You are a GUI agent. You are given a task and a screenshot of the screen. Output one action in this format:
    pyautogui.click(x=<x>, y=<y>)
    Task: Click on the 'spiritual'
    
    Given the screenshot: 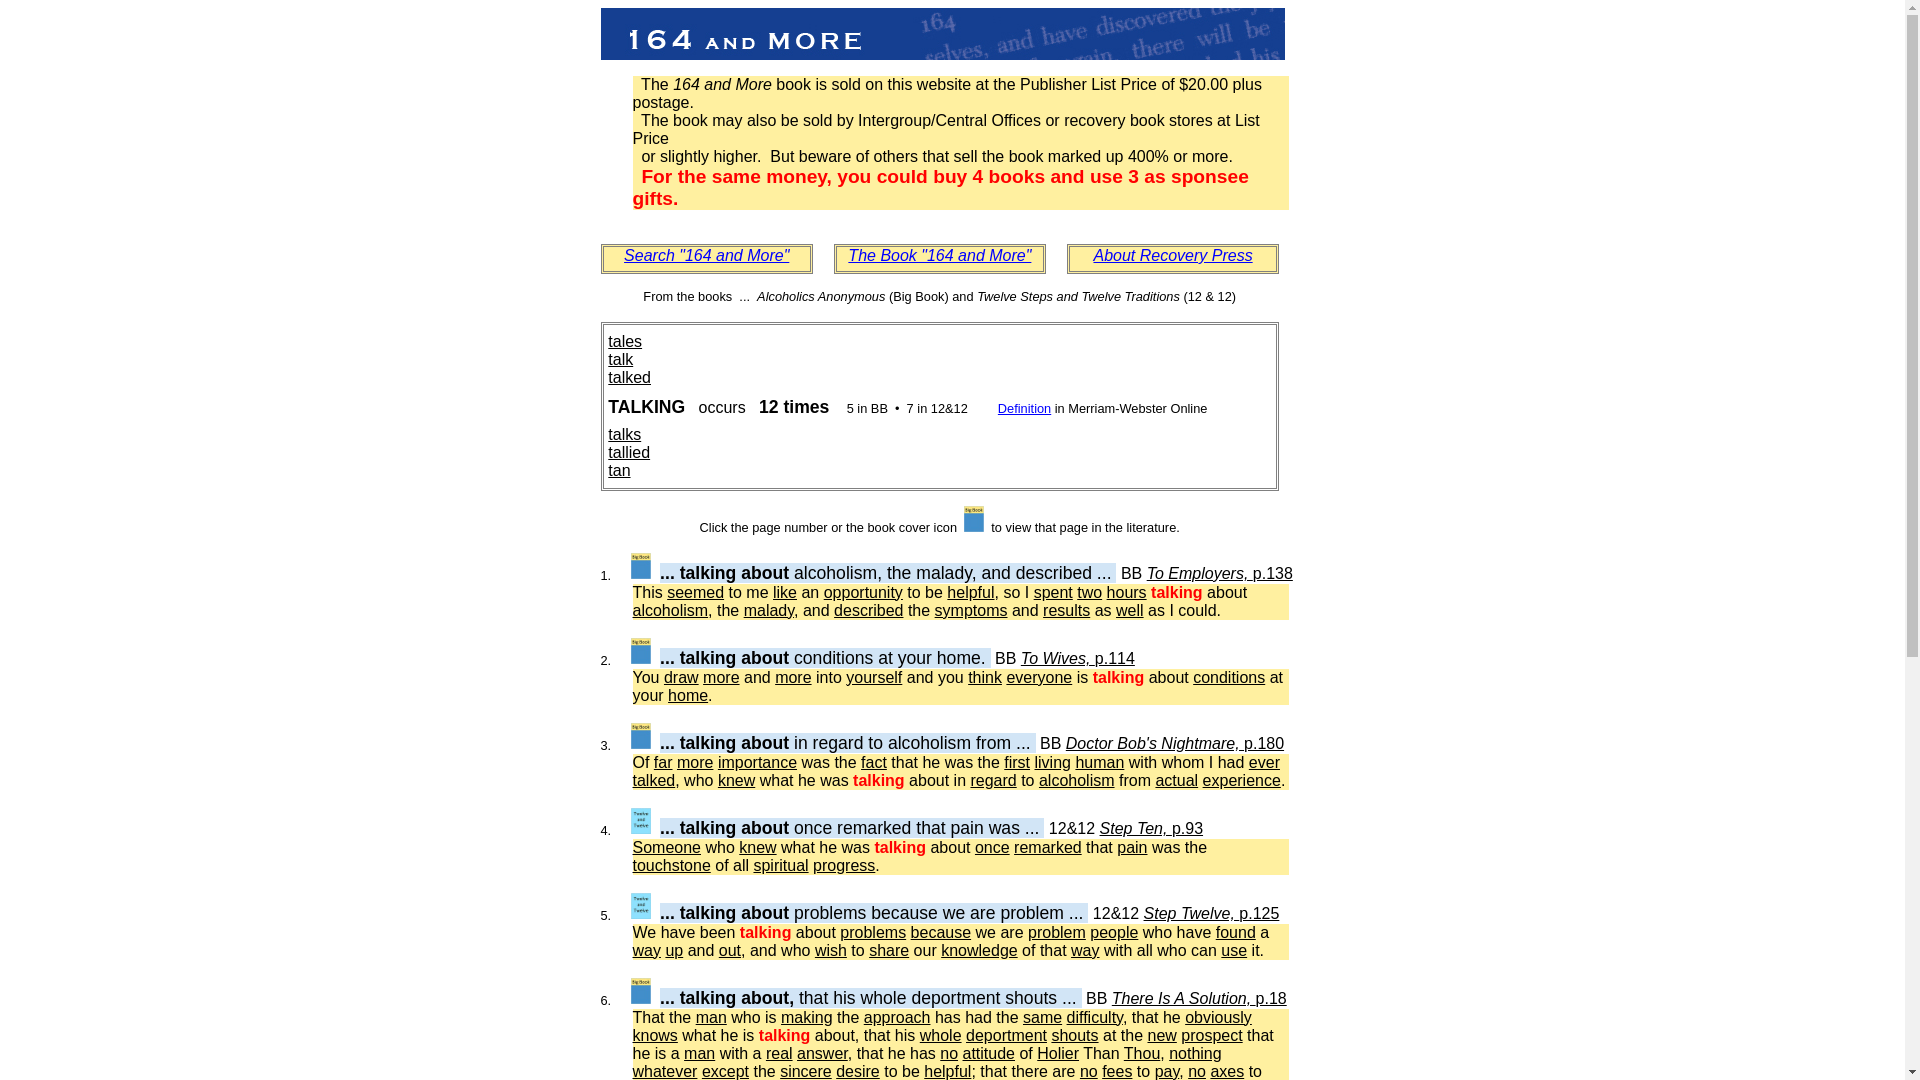 What is the action you would take?
    pyautogui.click(x=779, y=864)
    